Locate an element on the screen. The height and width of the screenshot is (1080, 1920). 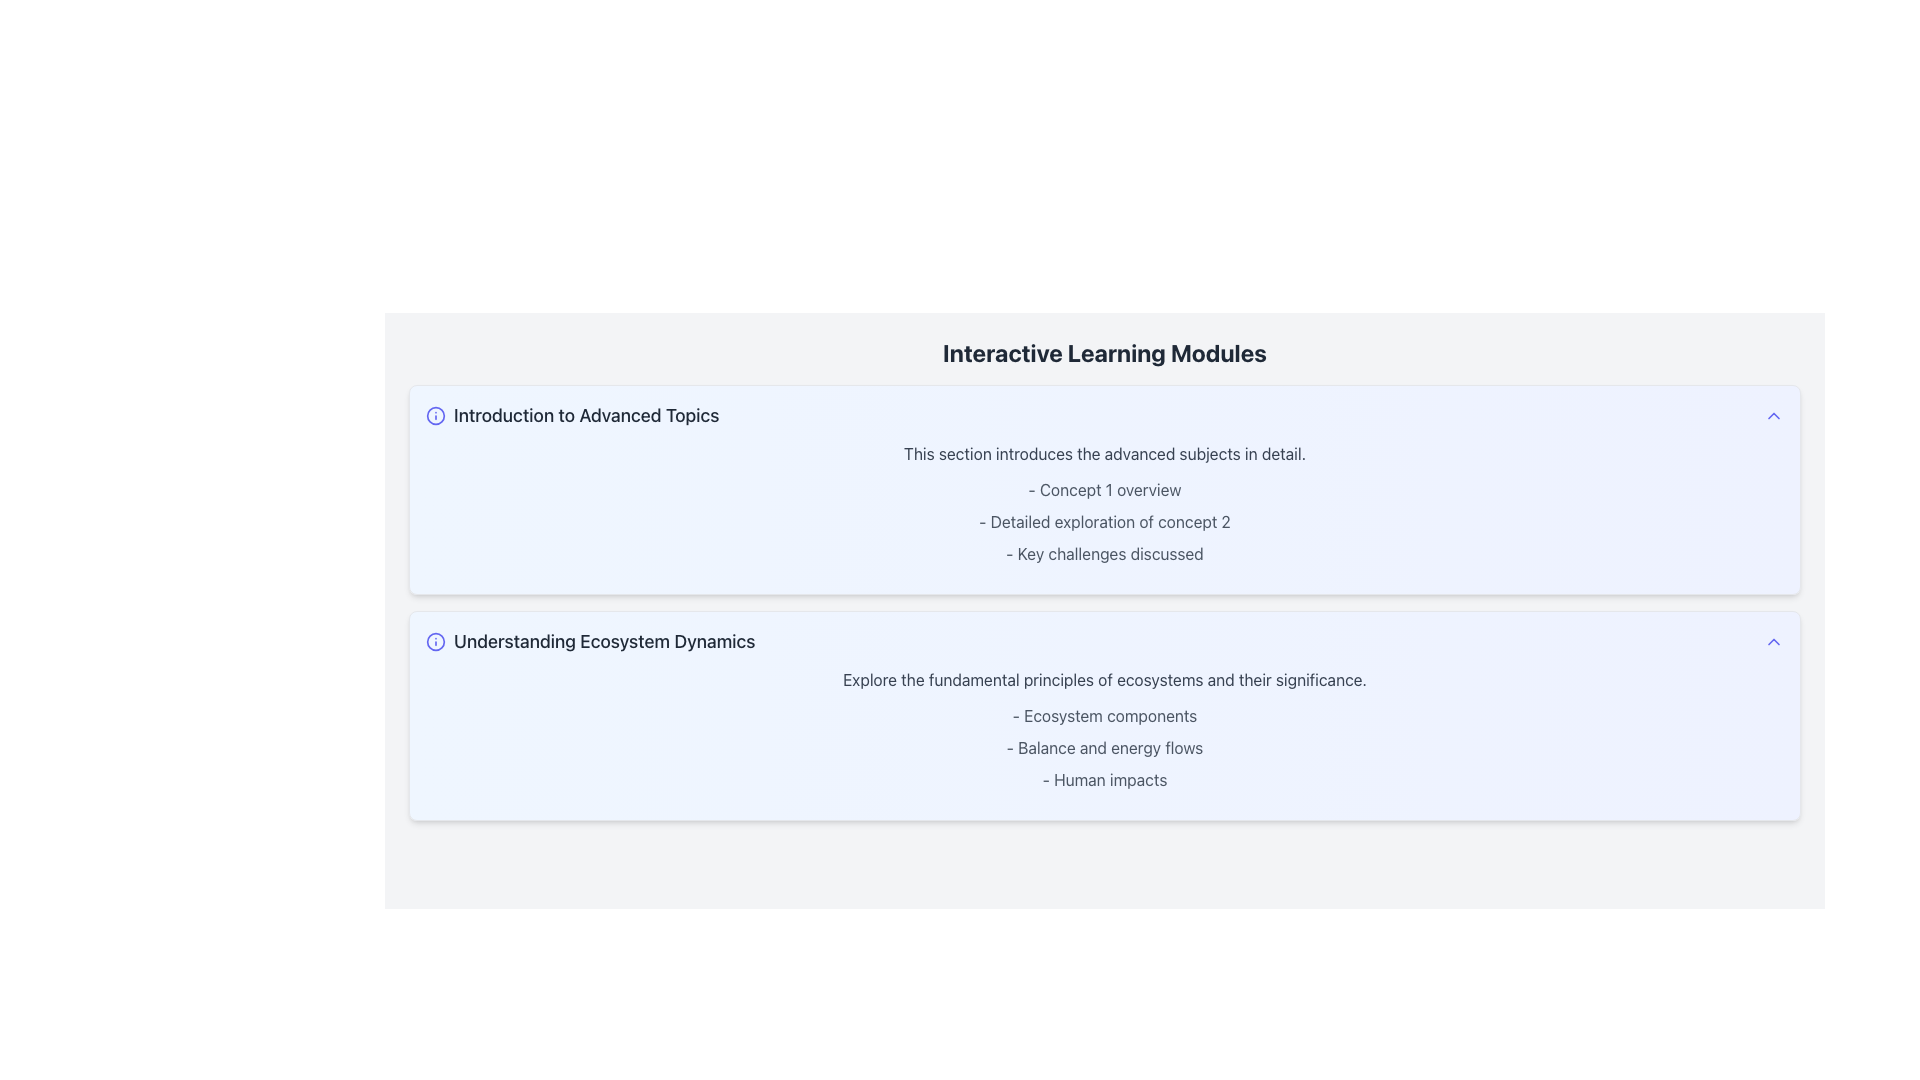
circular graphical component within the SVG that is styled with an indigo stroke and is located before the label 'Understanding Ecosystem Dynamics' is located at coordinates (435, 641).